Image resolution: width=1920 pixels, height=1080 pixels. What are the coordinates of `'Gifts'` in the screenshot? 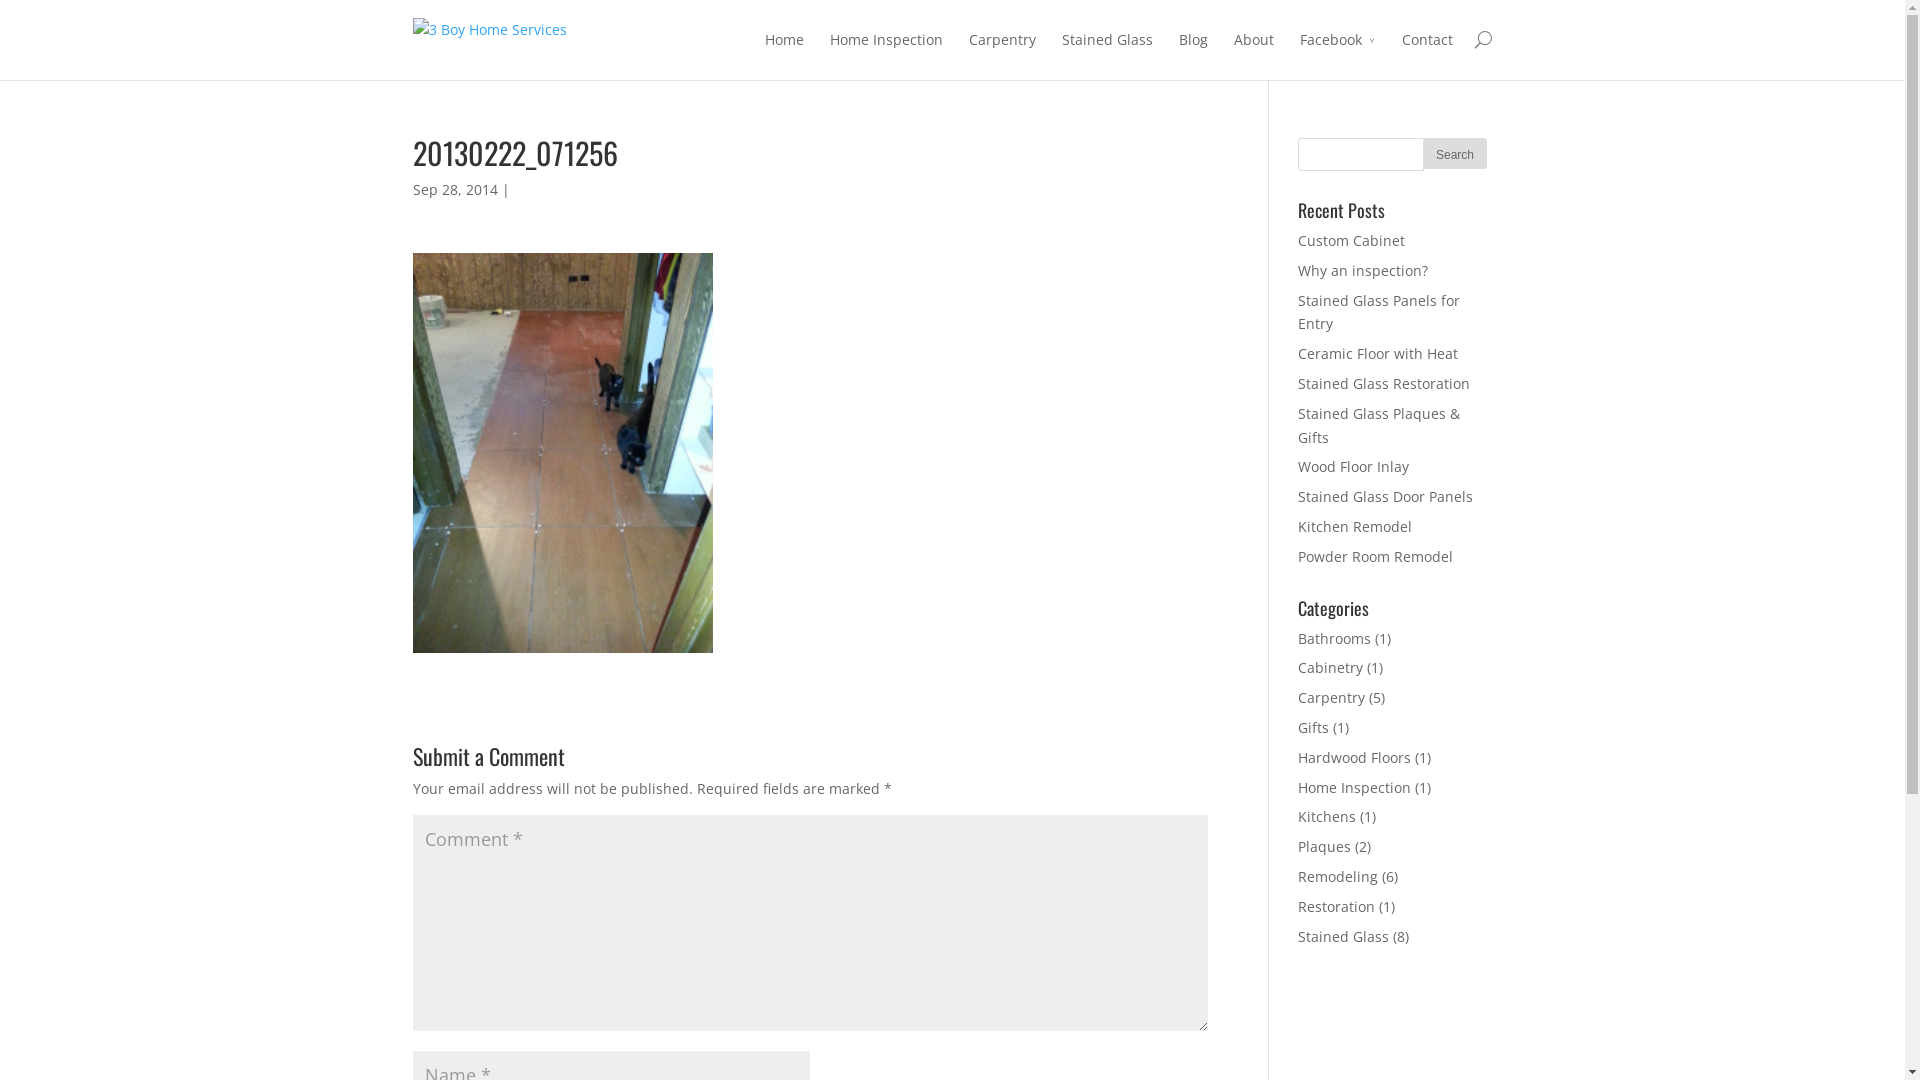 It's located at (1313, 727).